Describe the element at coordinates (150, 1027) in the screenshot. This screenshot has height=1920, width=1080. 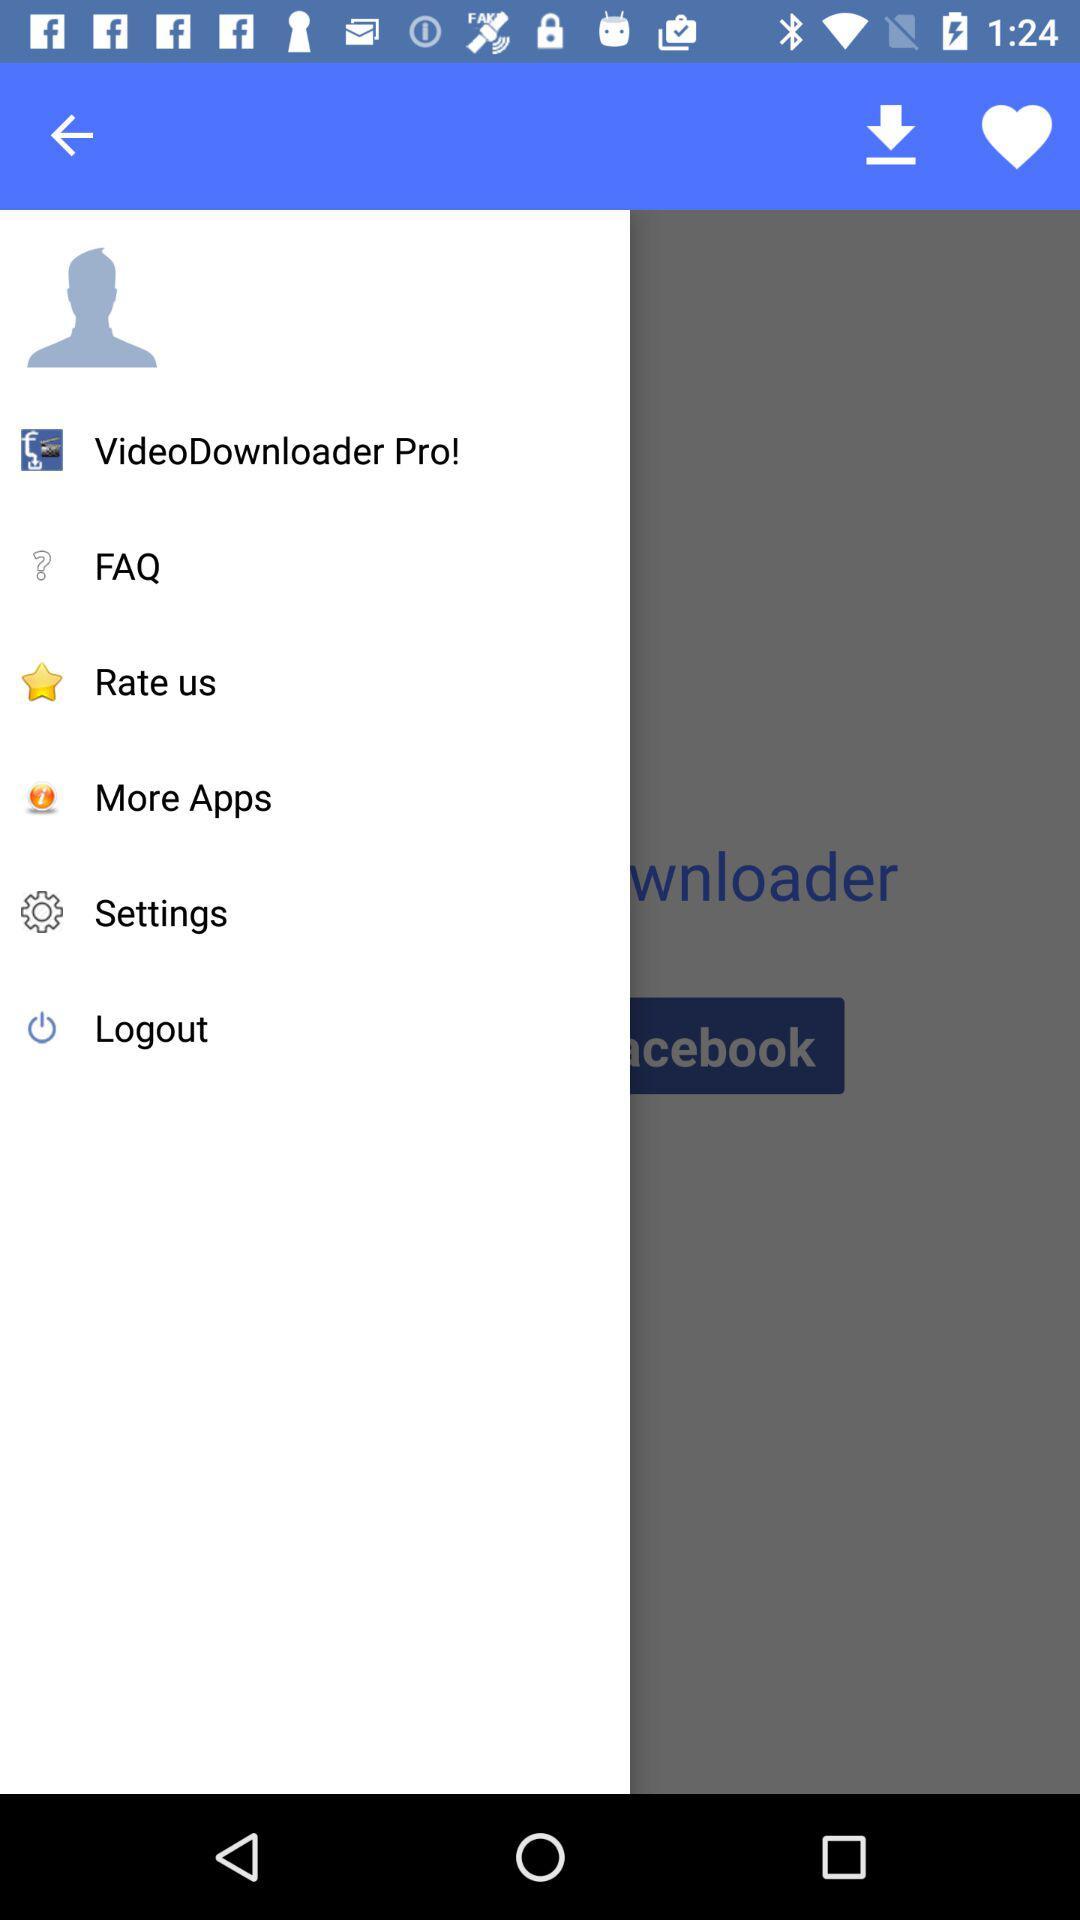
I see `the icon to the left of the log in with` at that location.